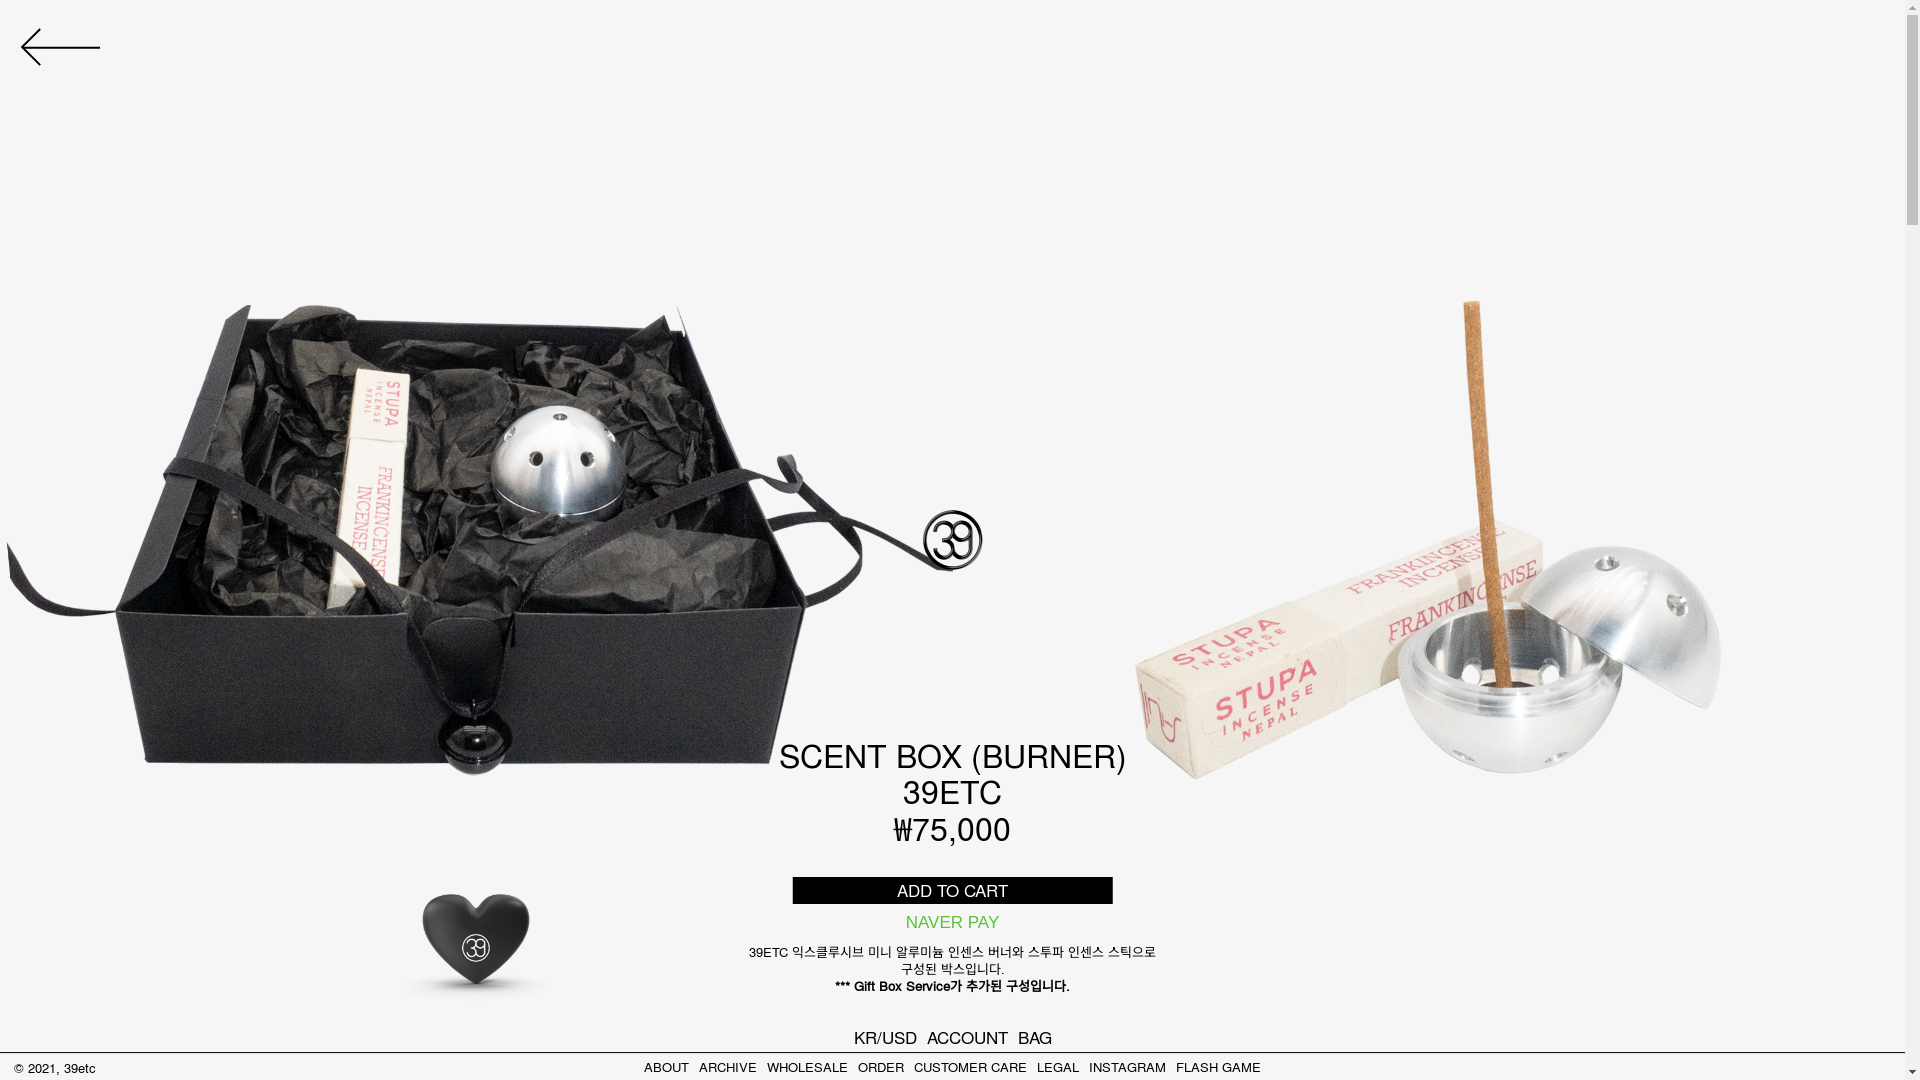  What do you see at coordinates (766, 1065) in the screenshot?
I see `'WHOLESALE'` at bounding box center [766, 1065].